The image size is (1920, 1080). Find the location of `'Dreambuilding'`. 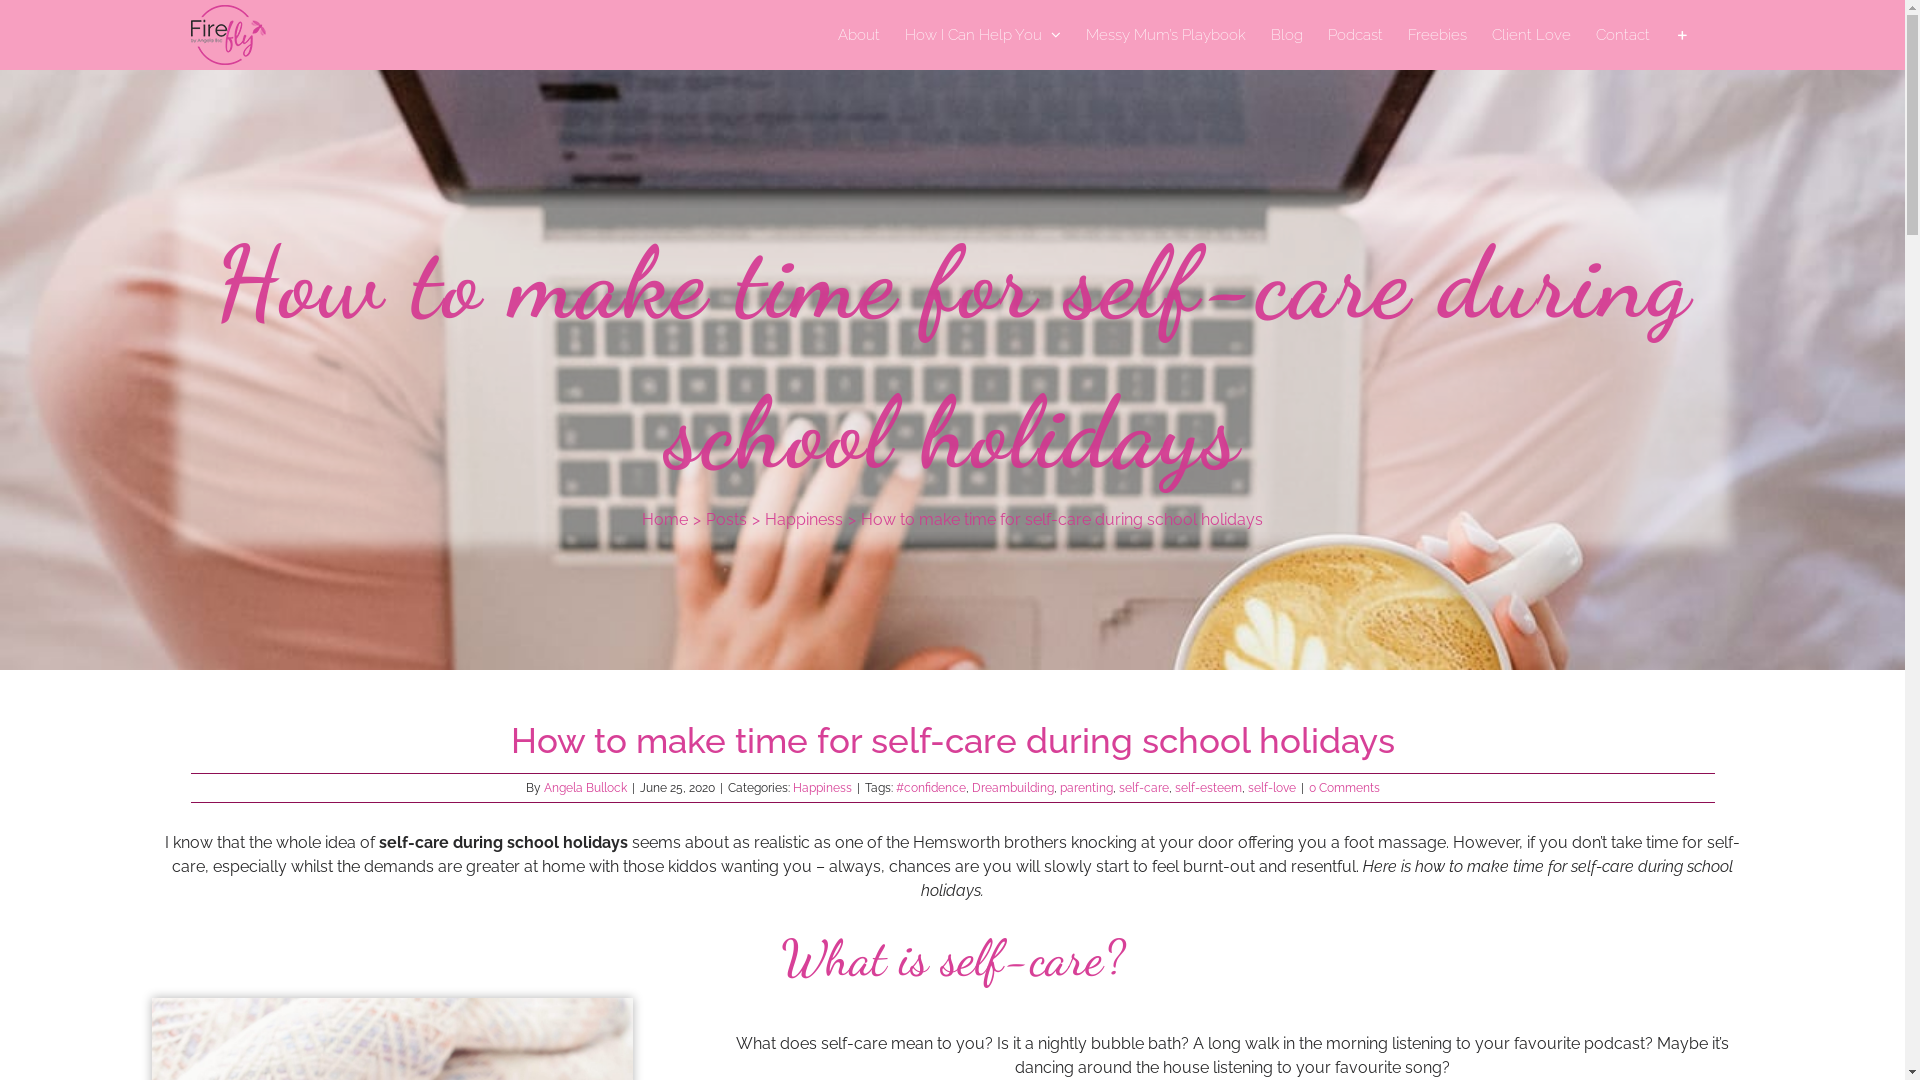

'Dreambuilding' is located at coordinates (971, 786).